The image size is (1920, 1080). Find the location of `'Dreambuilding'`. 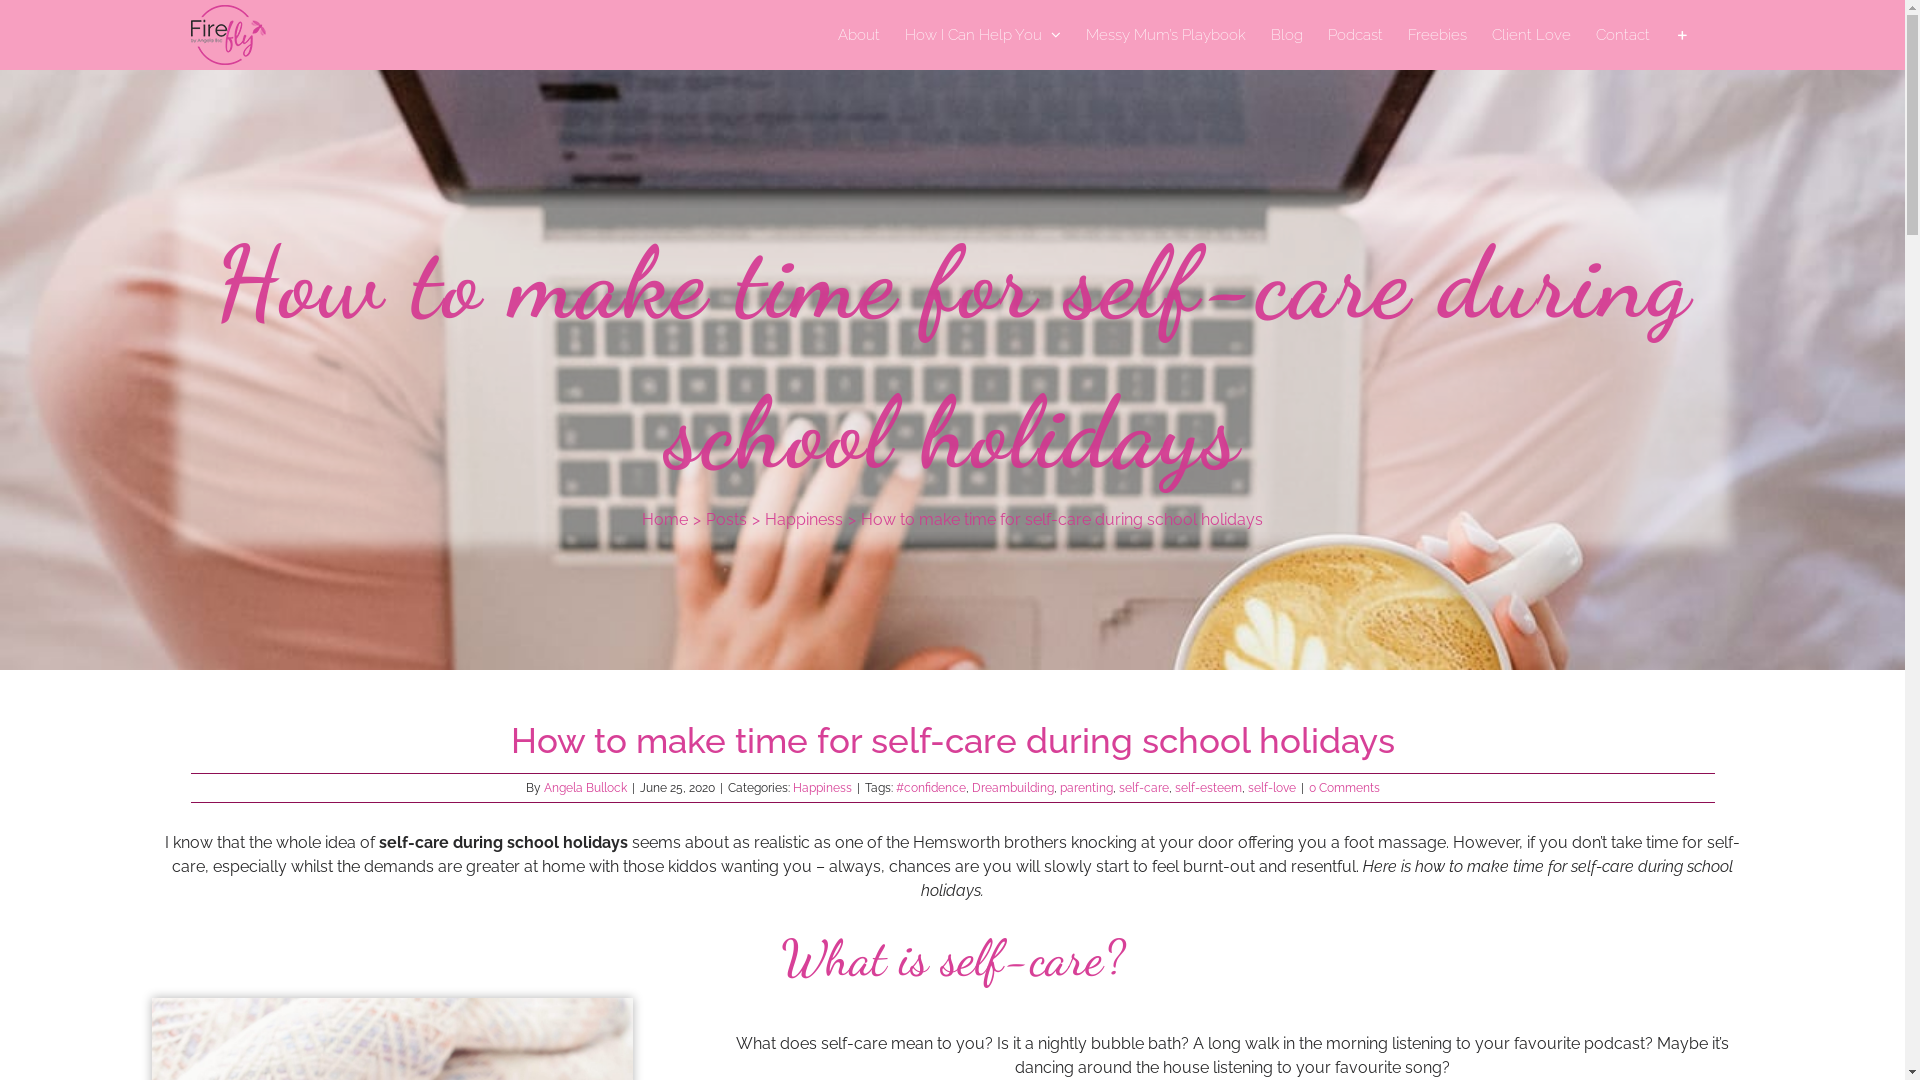

'Dreambuilding' is located at coordinates (971, 786).